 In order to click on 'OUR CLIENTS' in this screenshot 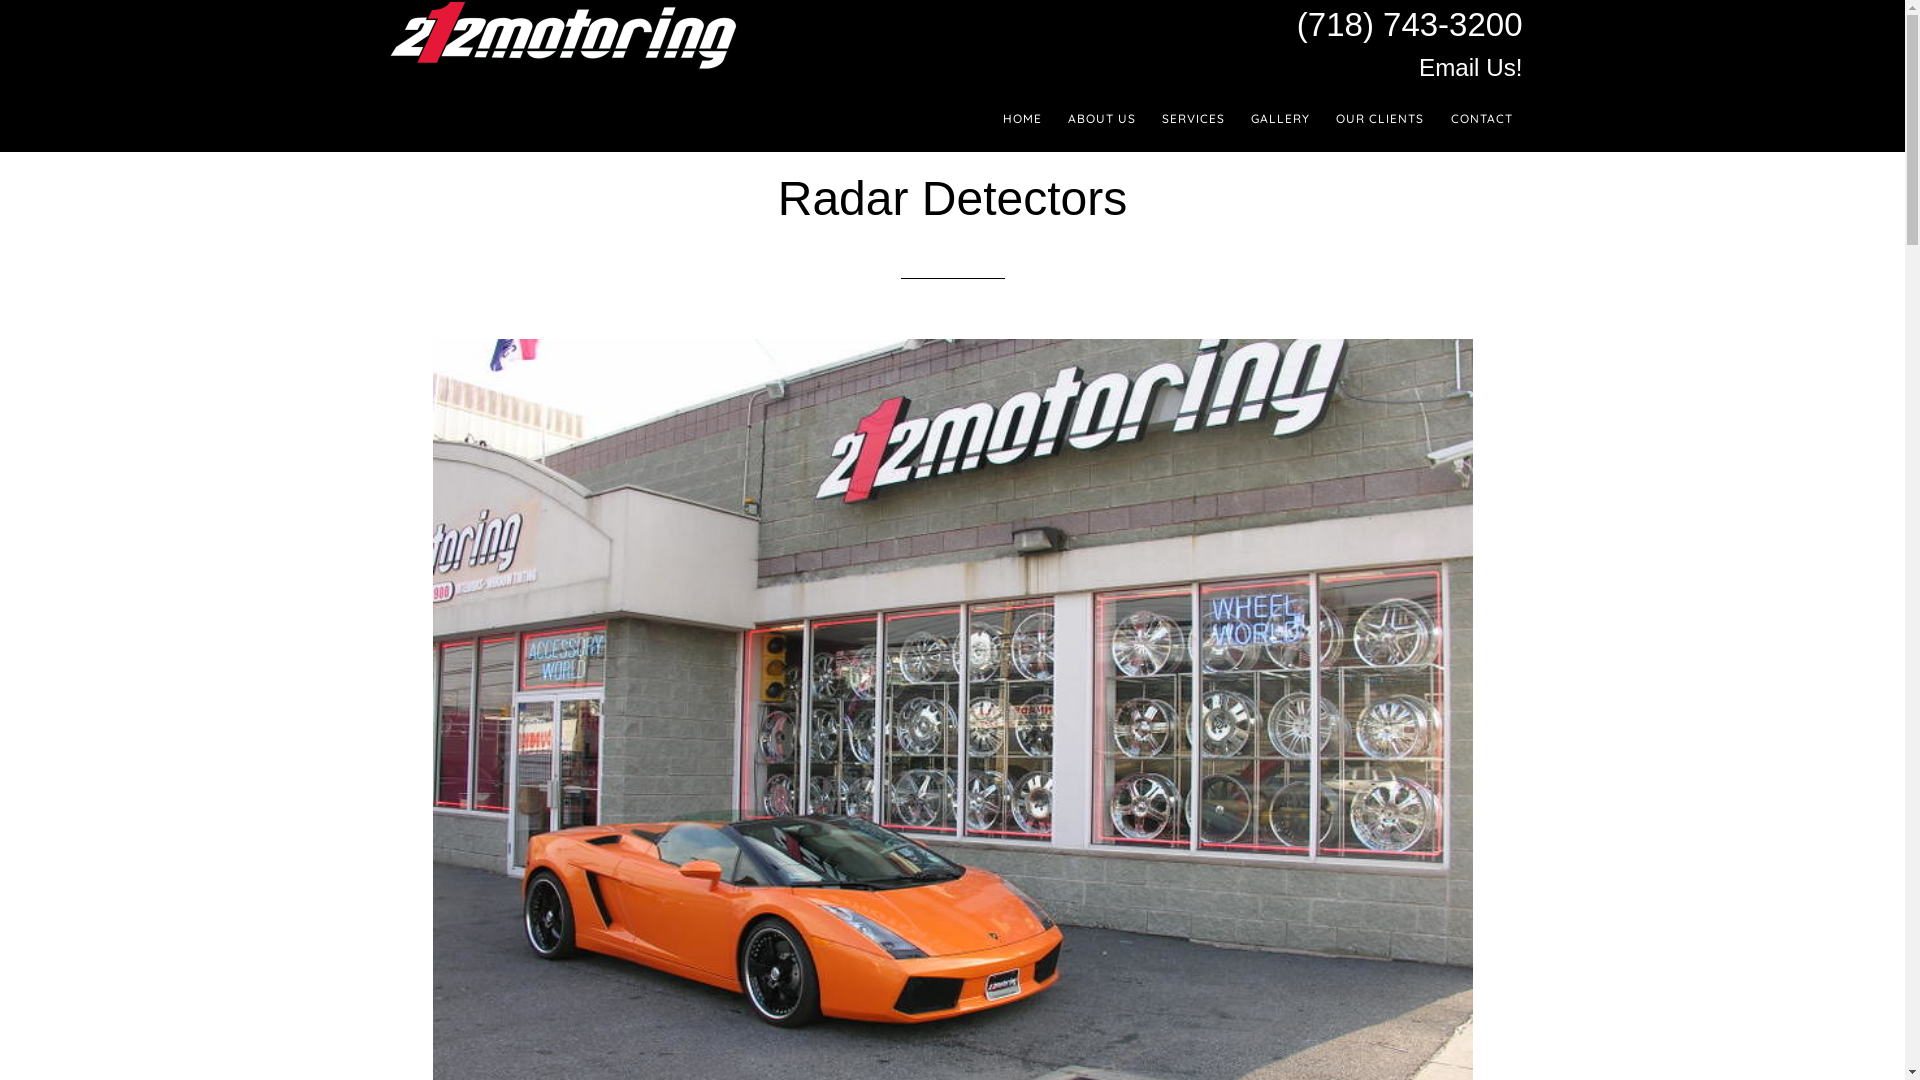, I will do `click(1379, 119)`.